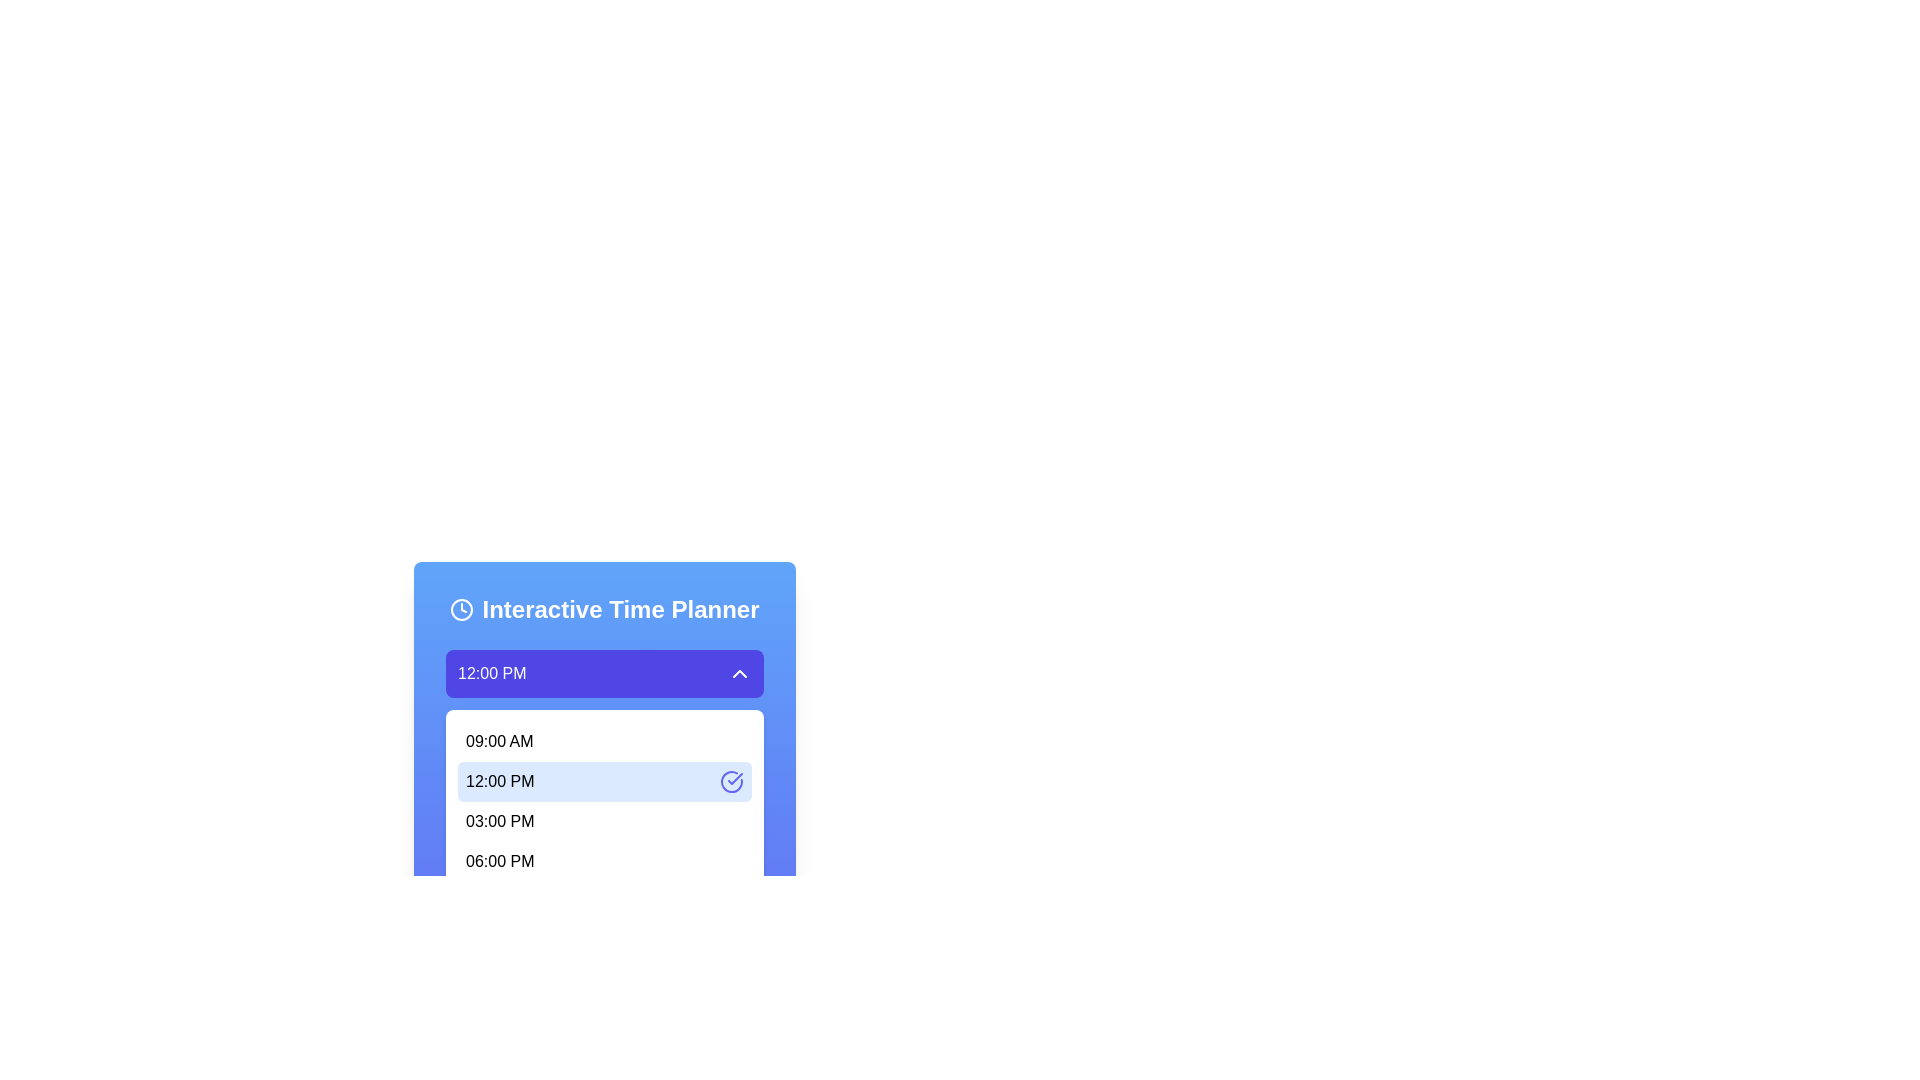 The height and width of the screenshot is (1080, 1920). What do you see at coordinates (603, 685) in the screenshot?
I see `the dropdown button for the 'Interactive Time Planner'` at bounding box center [603, 685].